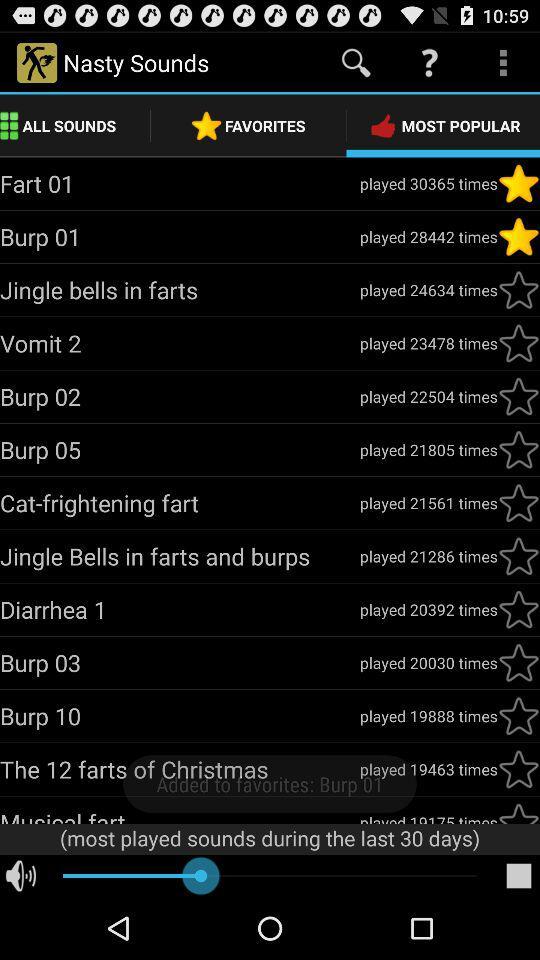  I want to click on favorite, so click(518, 716).